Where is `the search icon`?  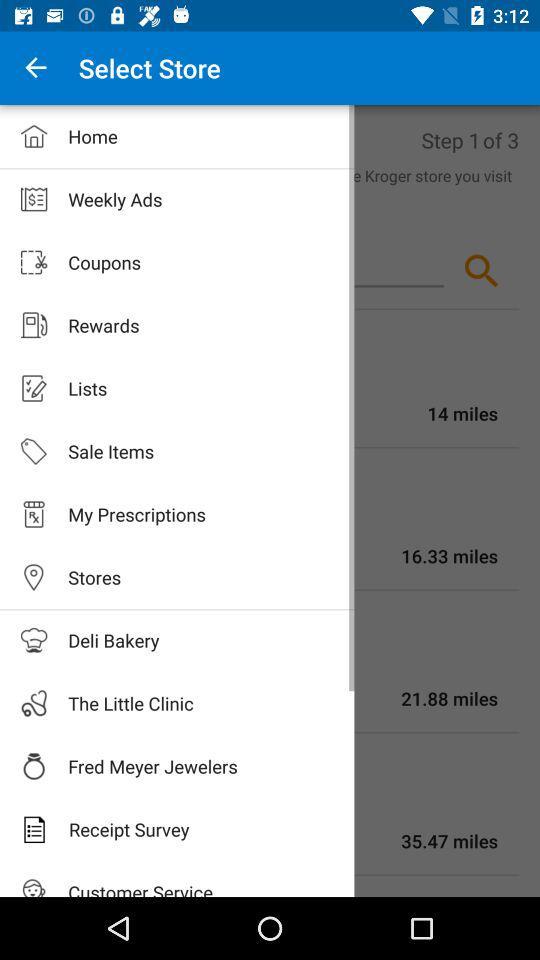 the search icon is located at coordinates (480, 270).